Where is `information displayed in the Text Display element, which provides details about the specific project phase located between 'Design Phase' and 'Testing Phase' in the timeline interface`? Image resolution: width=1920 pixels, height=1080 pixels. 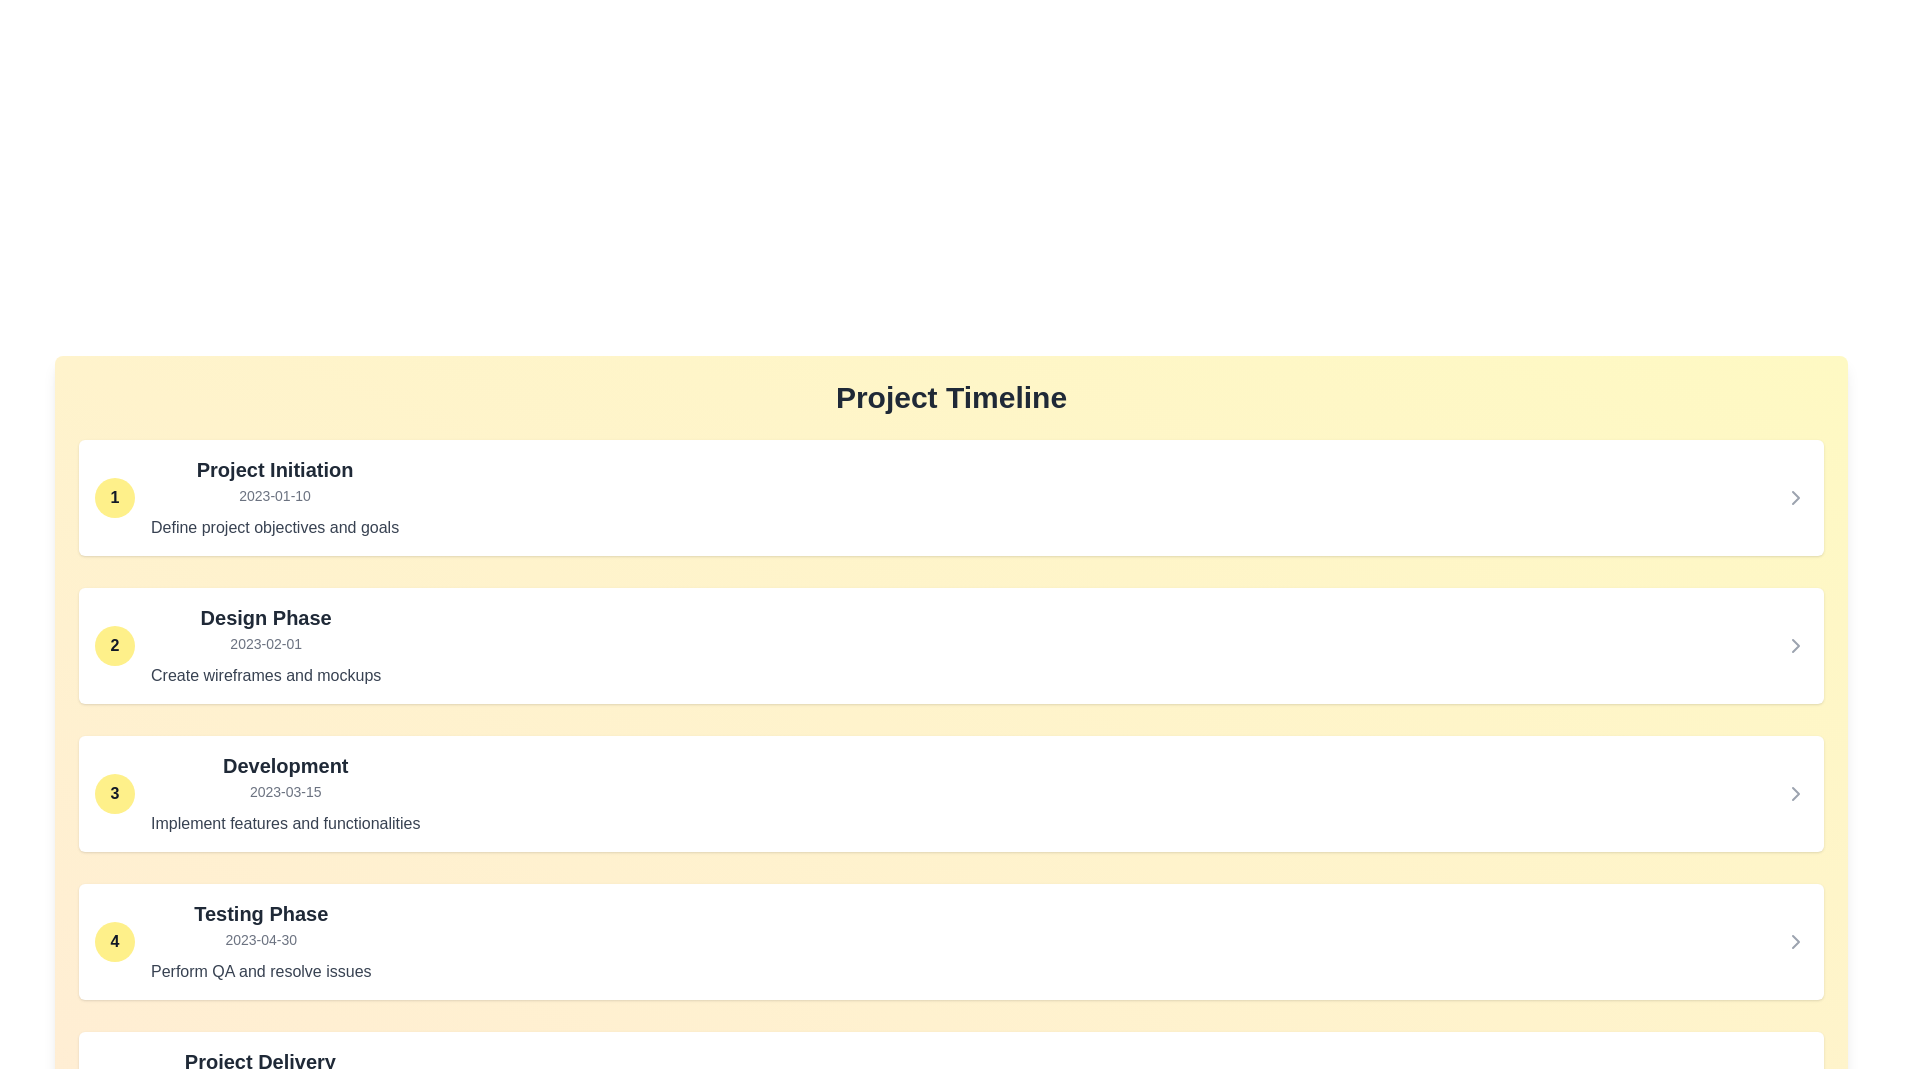 information displayed in the Text Display element, which provides details about the specific project phase located between 'Design Phase' and 'Testing Phase' in the timeline interface is located at coordinates (284, 793).